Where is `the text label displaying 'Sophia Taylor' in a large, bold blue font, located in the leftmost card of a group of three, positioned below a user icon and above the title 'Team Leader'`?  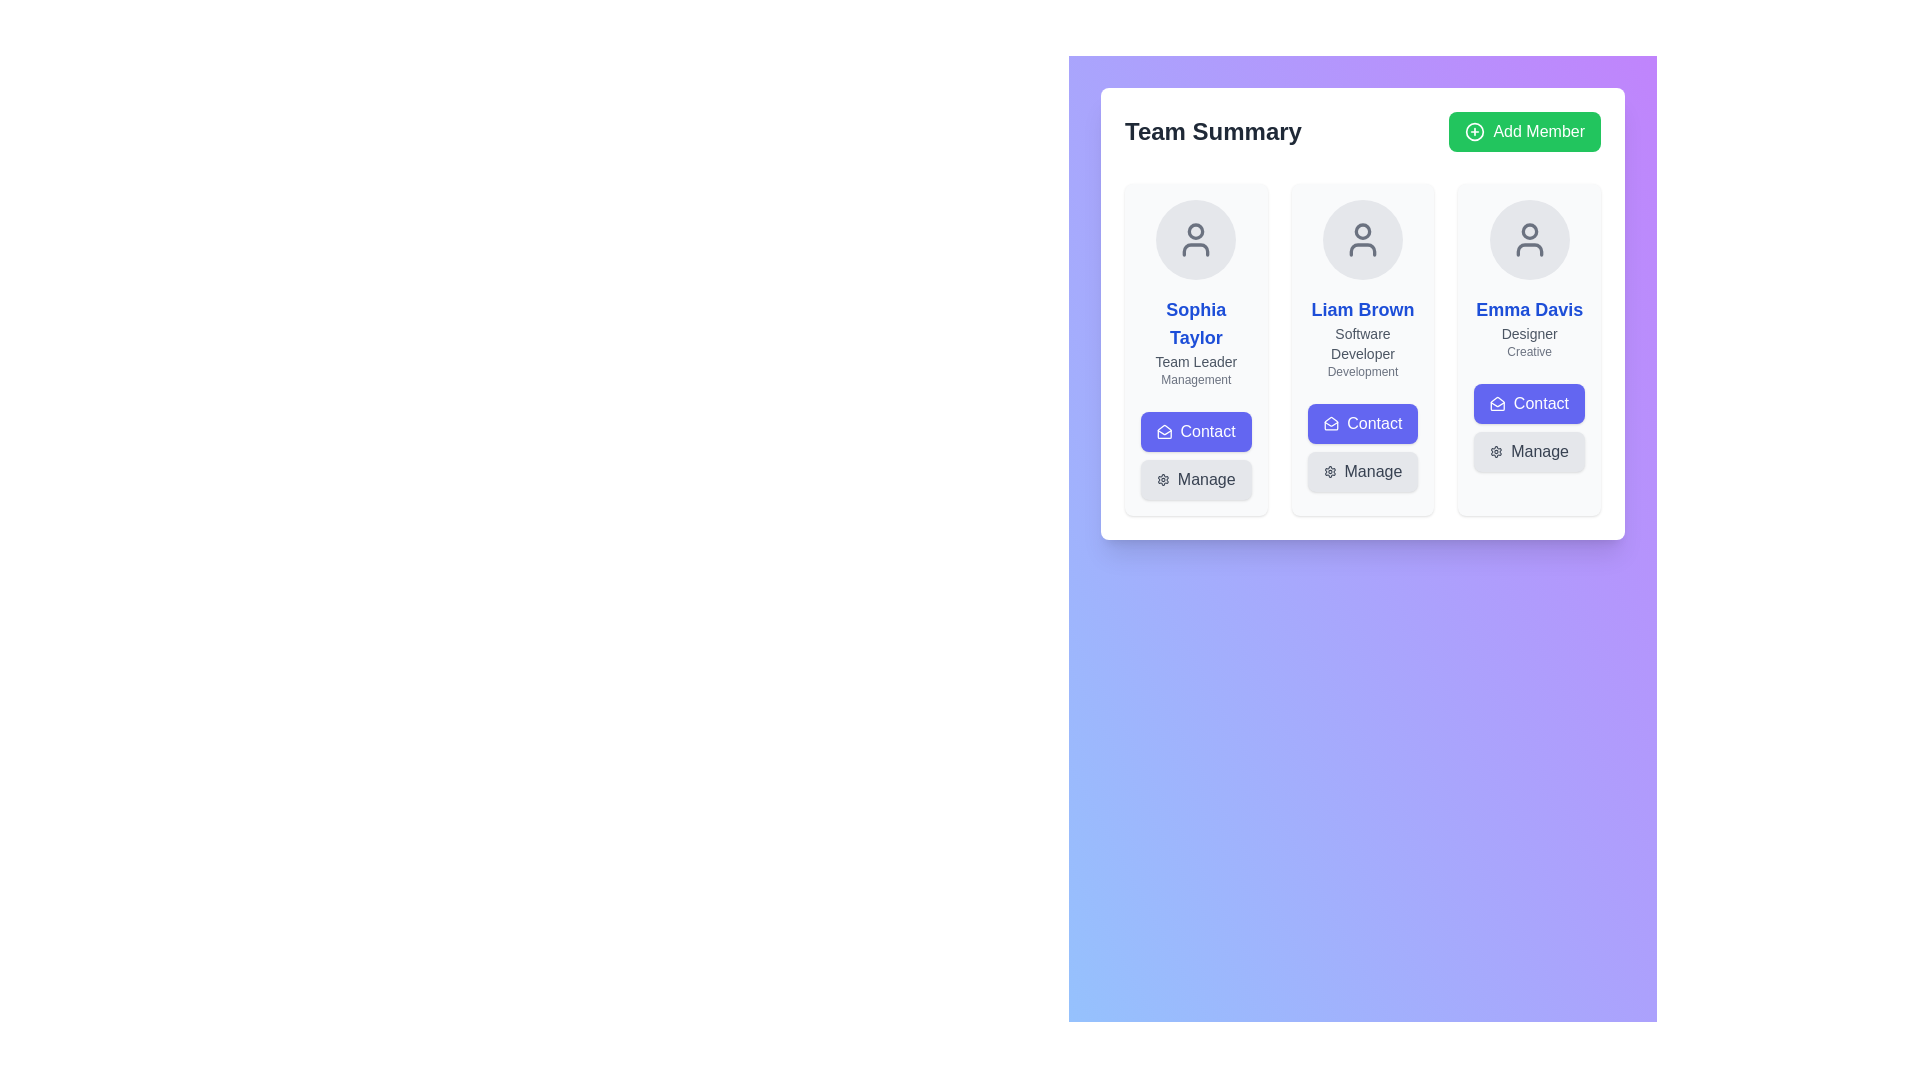 the text label displaying 'Sophia Taylor' in a large, bold blue font, located in the leftmost card of a group of three, positioned below a user icon and above the title 'Team Leader' is located at coordinates (1196, 323).